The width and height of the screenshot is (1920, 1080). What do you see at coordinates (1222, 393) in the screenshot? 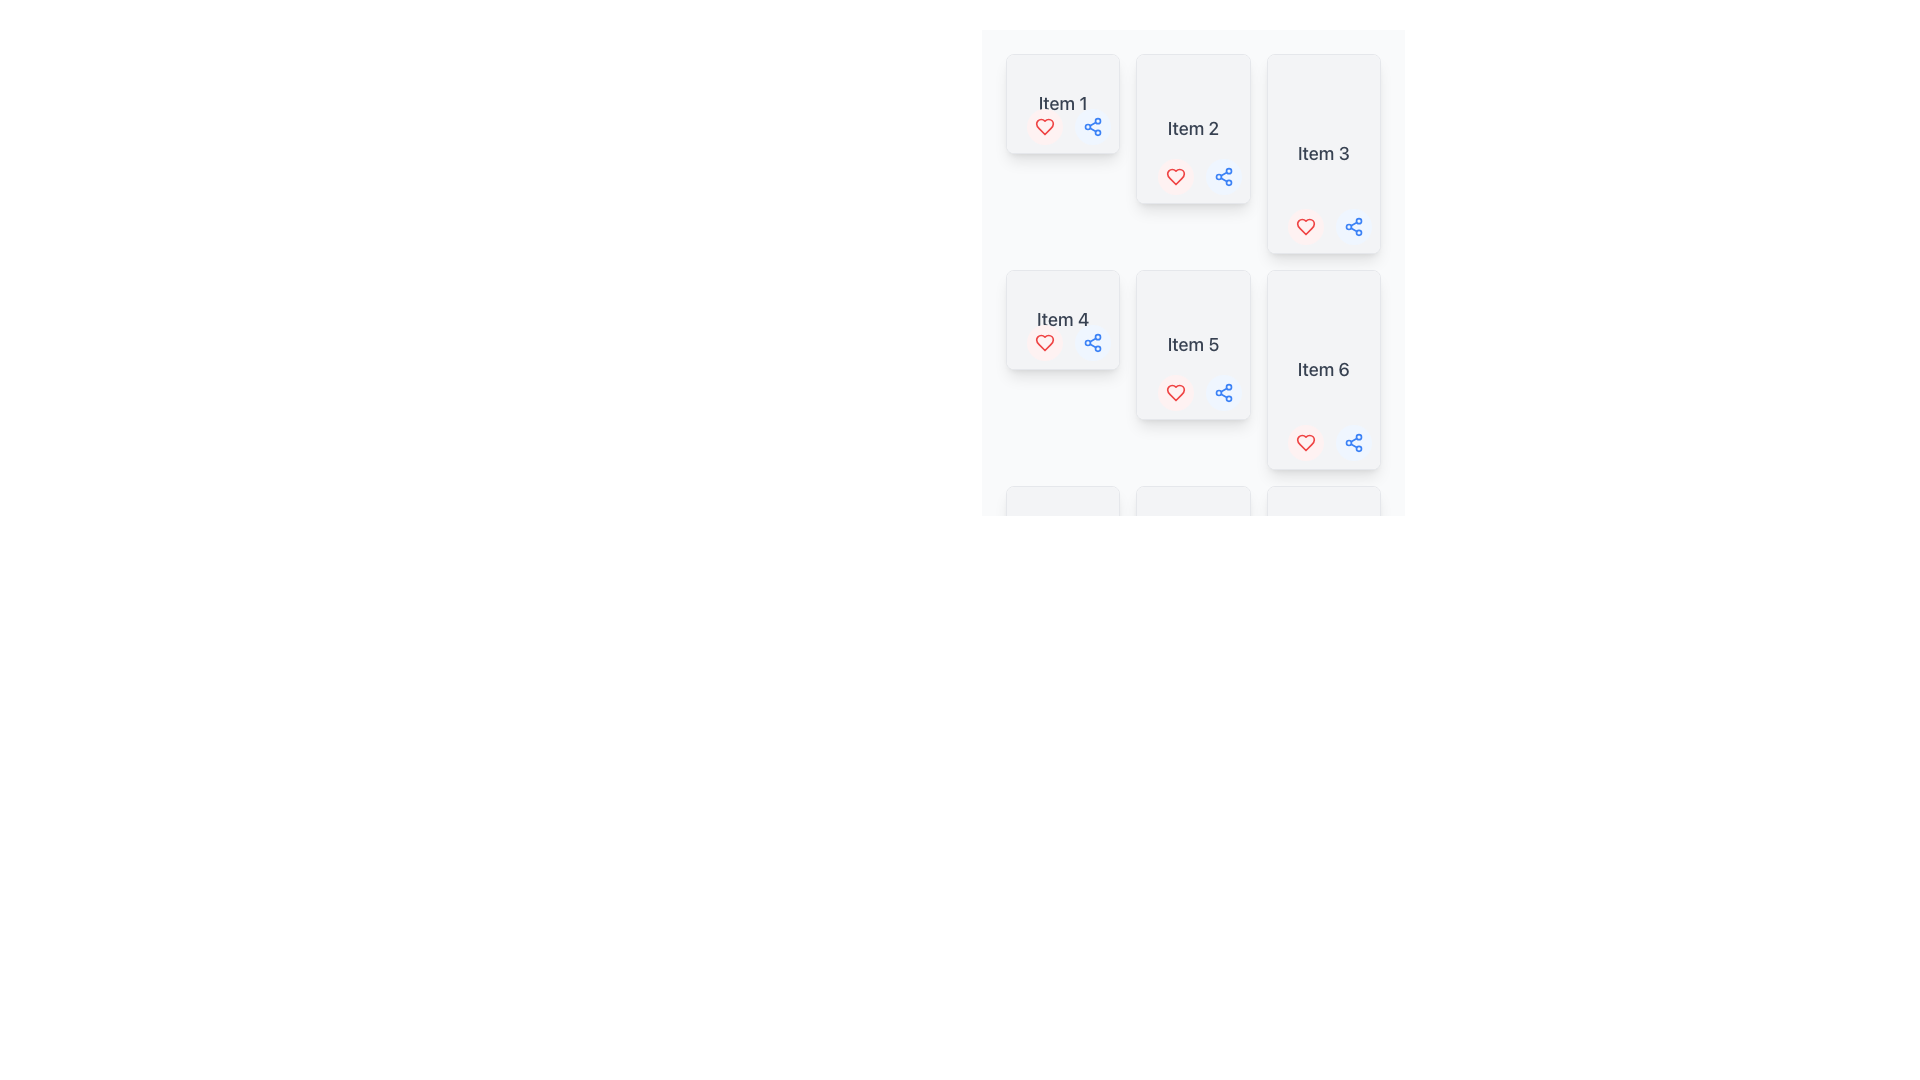
I see `the Share Button Icon, which is a blue circular outline positioned at the bottom-right corner of the 'Item 5' panel, to initiate sharing` at bounding box center [1222, 393].